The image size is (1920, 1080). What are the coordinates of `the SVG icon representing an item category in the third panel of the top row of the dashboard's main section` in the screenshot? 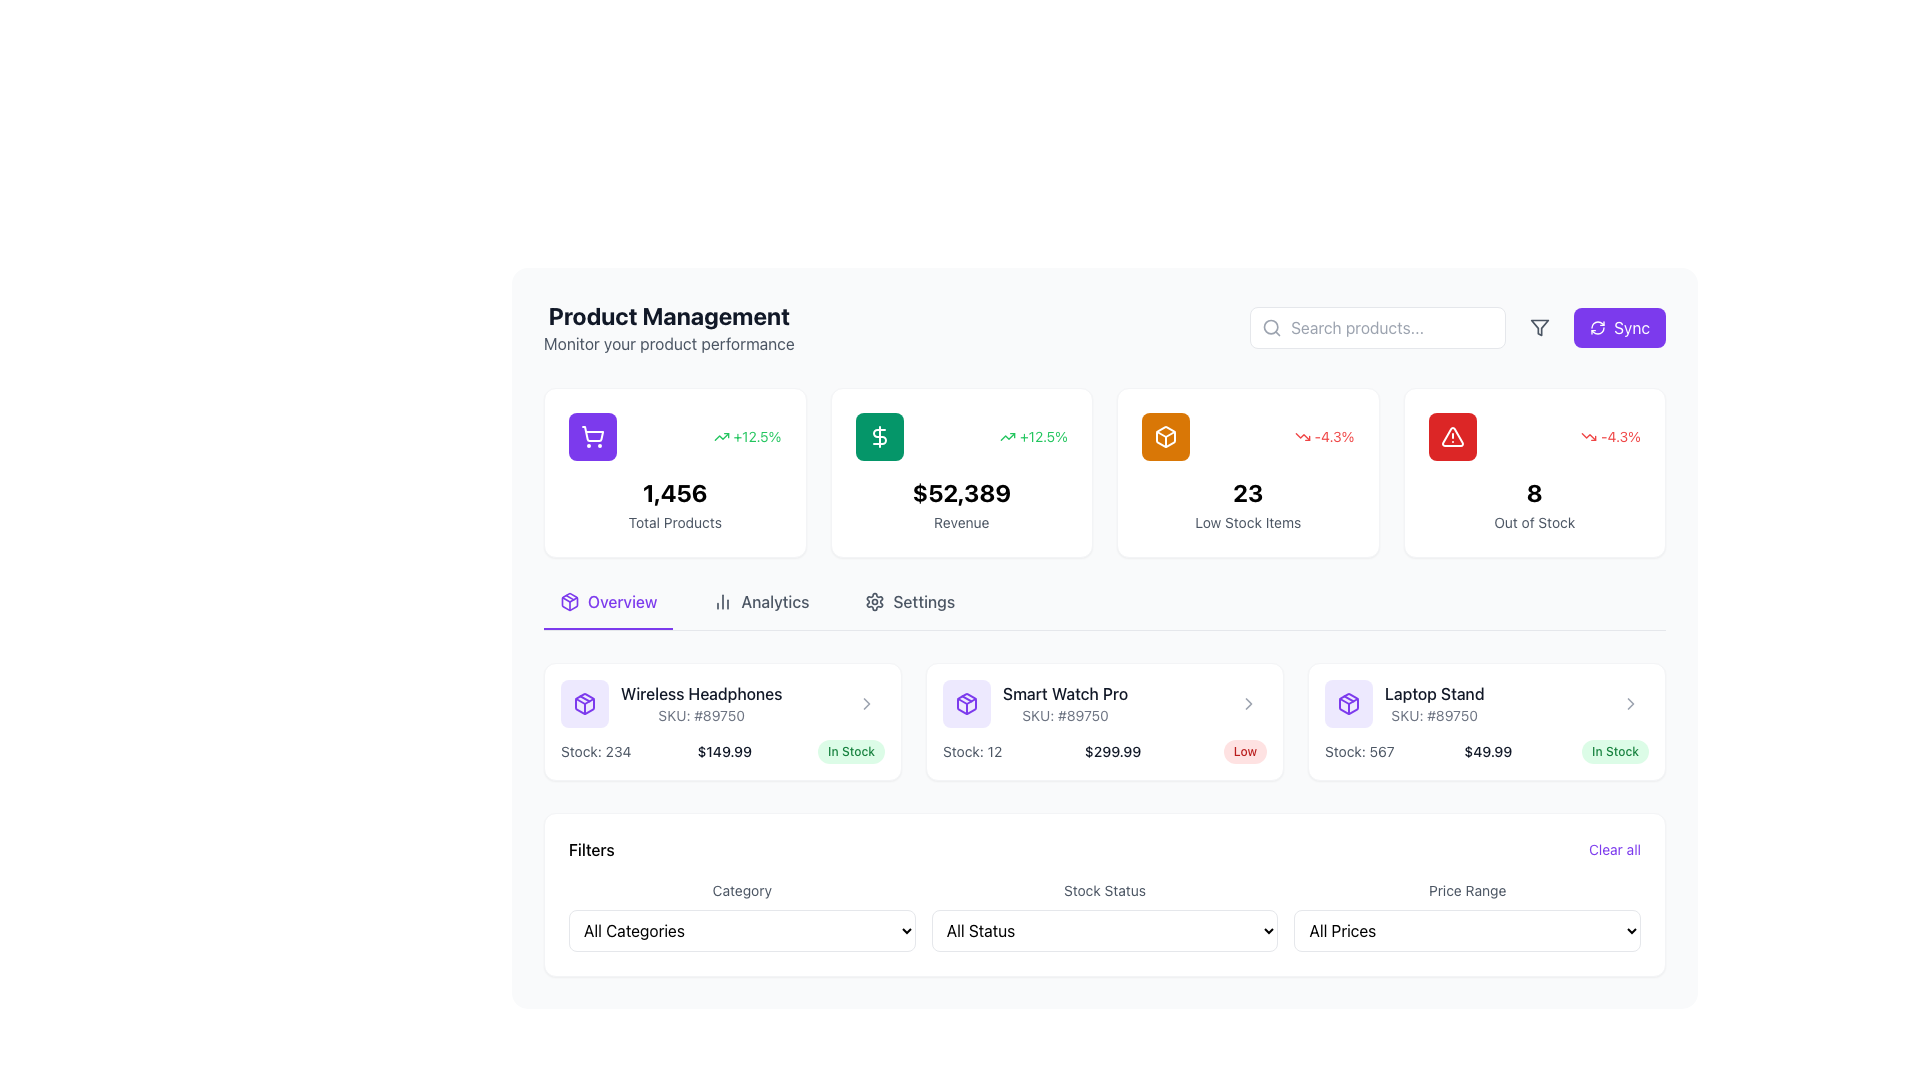 It's located at (966, 703).